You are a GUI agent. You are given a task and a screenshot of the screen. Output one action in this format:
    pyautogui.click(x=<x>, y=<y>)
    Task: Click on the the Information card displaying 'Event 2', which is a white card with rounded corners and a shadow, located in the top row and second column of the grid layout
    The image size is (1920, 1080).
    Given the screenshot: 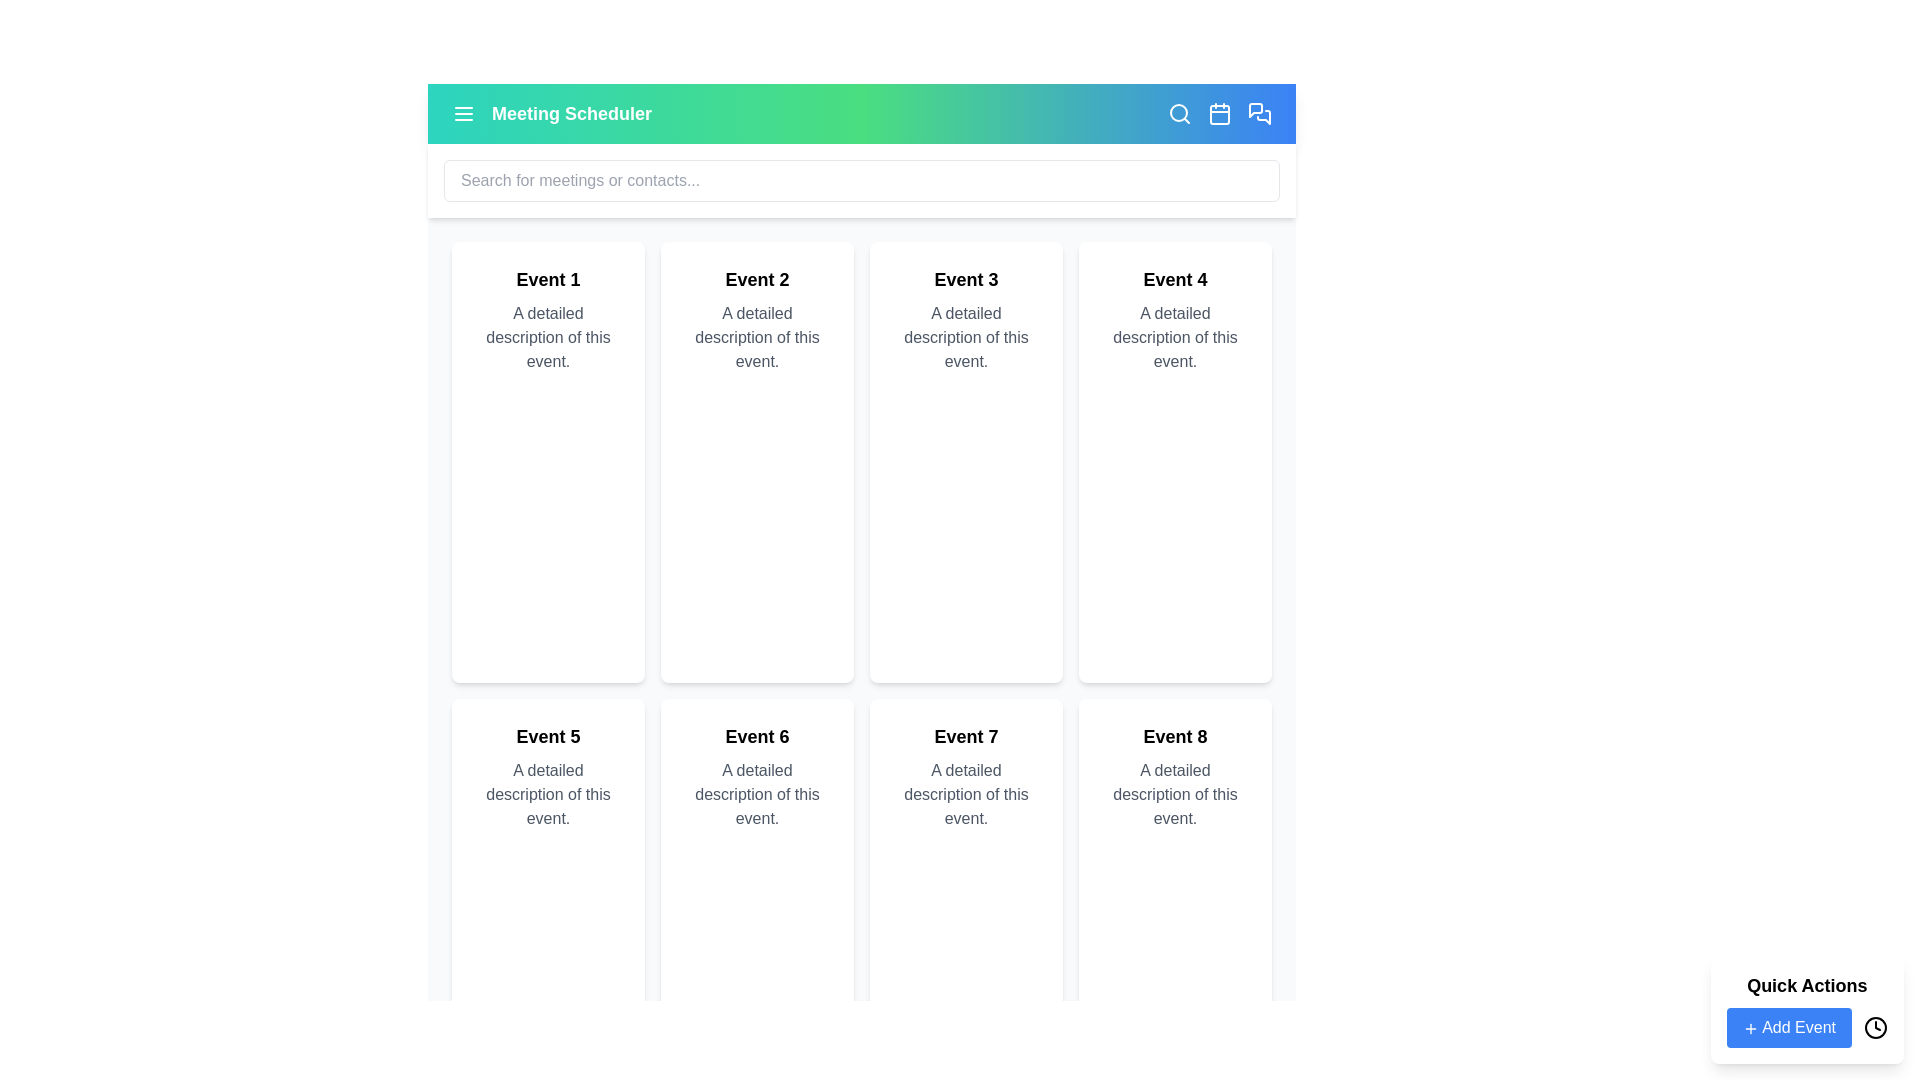 What is the action you would take?
    pyautogui.click(x=756, y=462)
    